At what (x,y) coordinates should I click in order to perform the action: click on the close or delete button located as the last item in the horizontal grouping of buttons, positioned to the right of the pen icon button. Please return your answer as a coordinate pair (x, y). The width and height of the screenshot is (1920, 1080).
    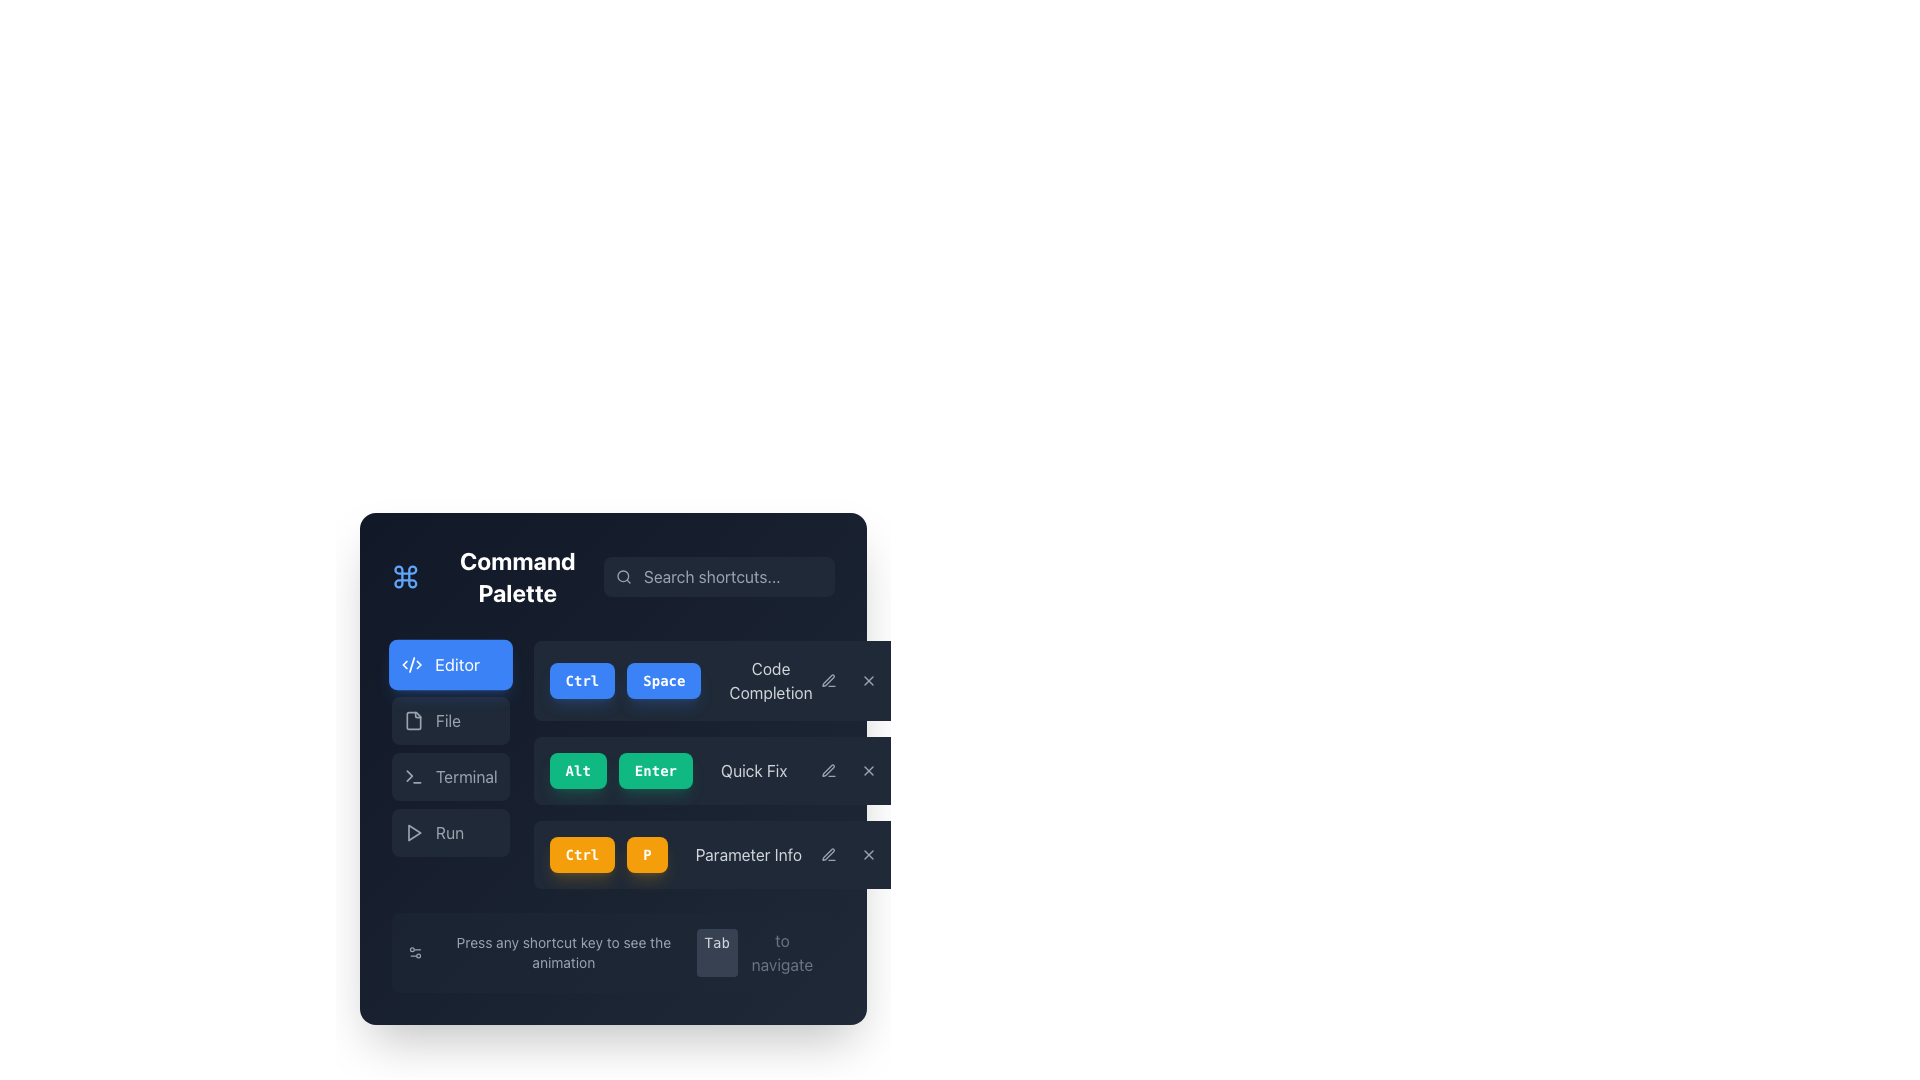
    Looking at the image, I should click on (868, 855).